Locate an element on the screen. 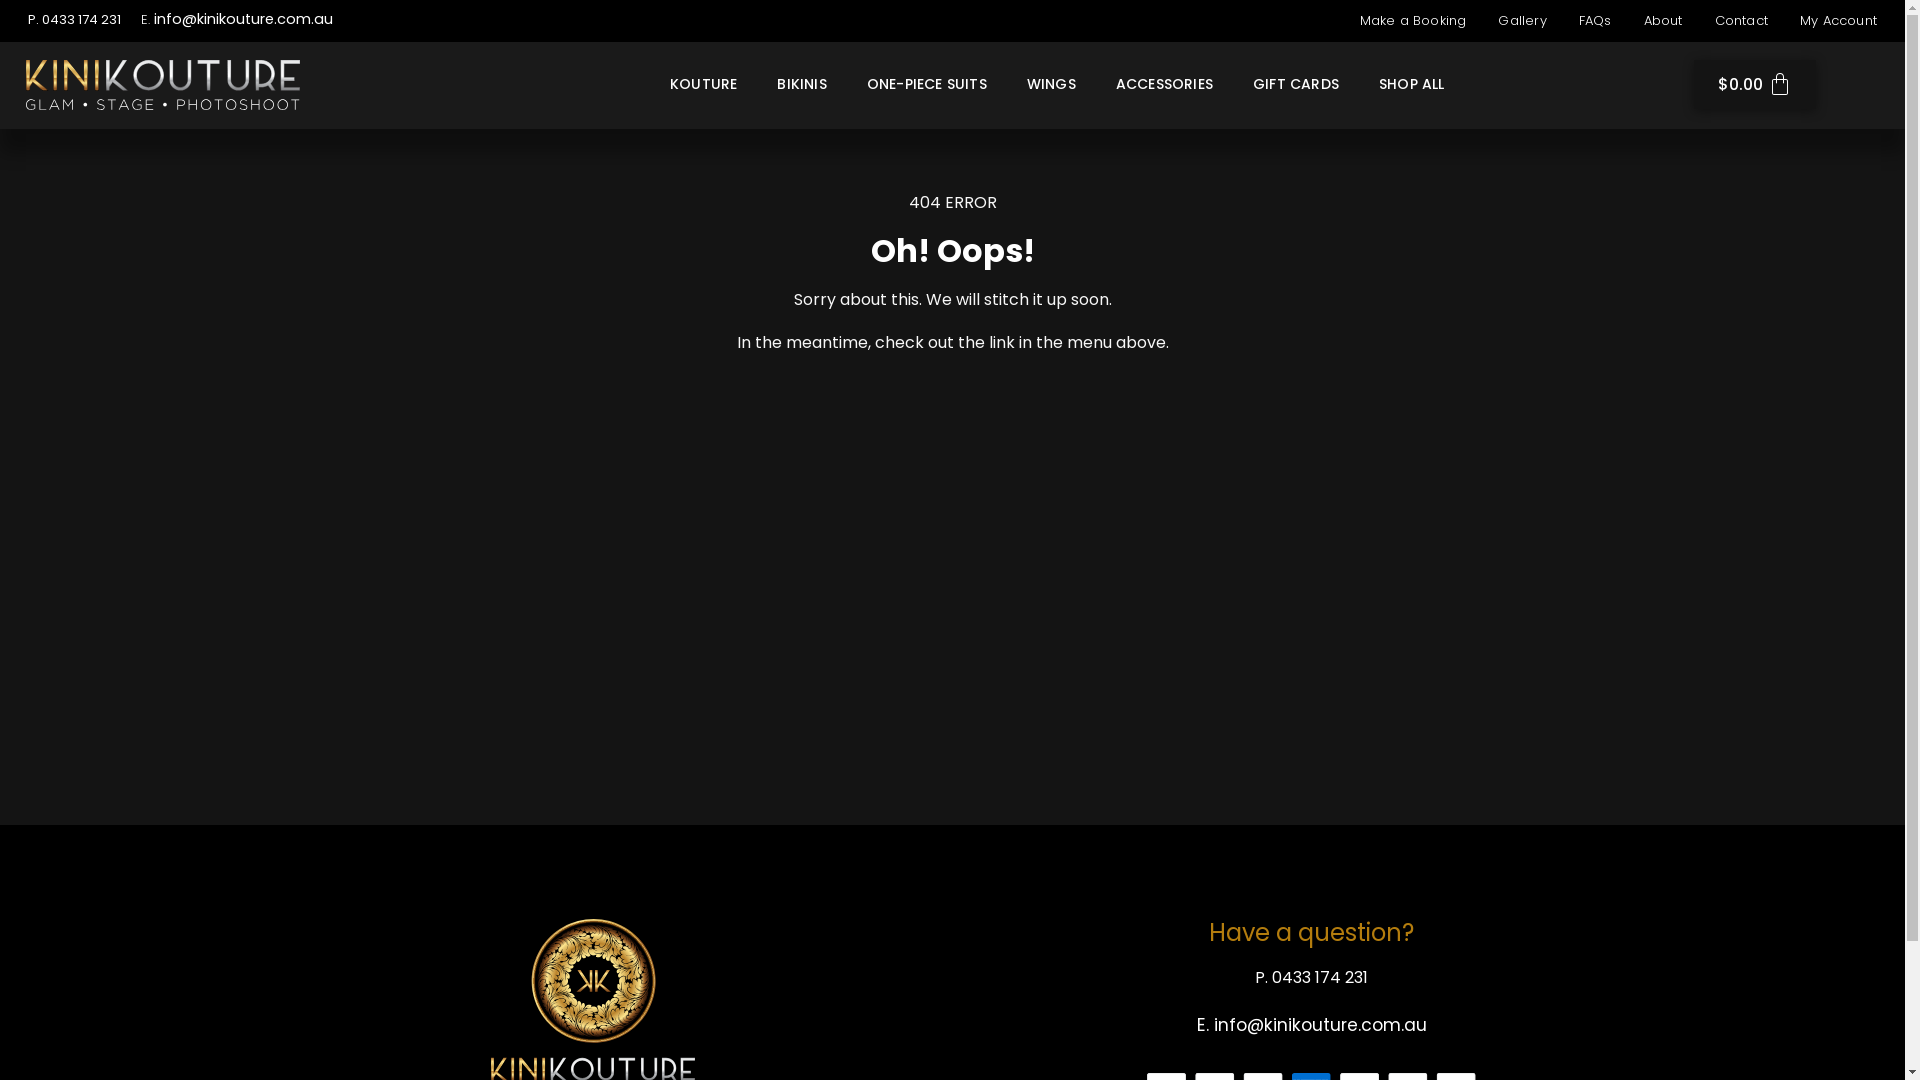 Image resolution: width=1920 pixels, height=1080 pixels. 'About' is located at coordinates (1663, 20).